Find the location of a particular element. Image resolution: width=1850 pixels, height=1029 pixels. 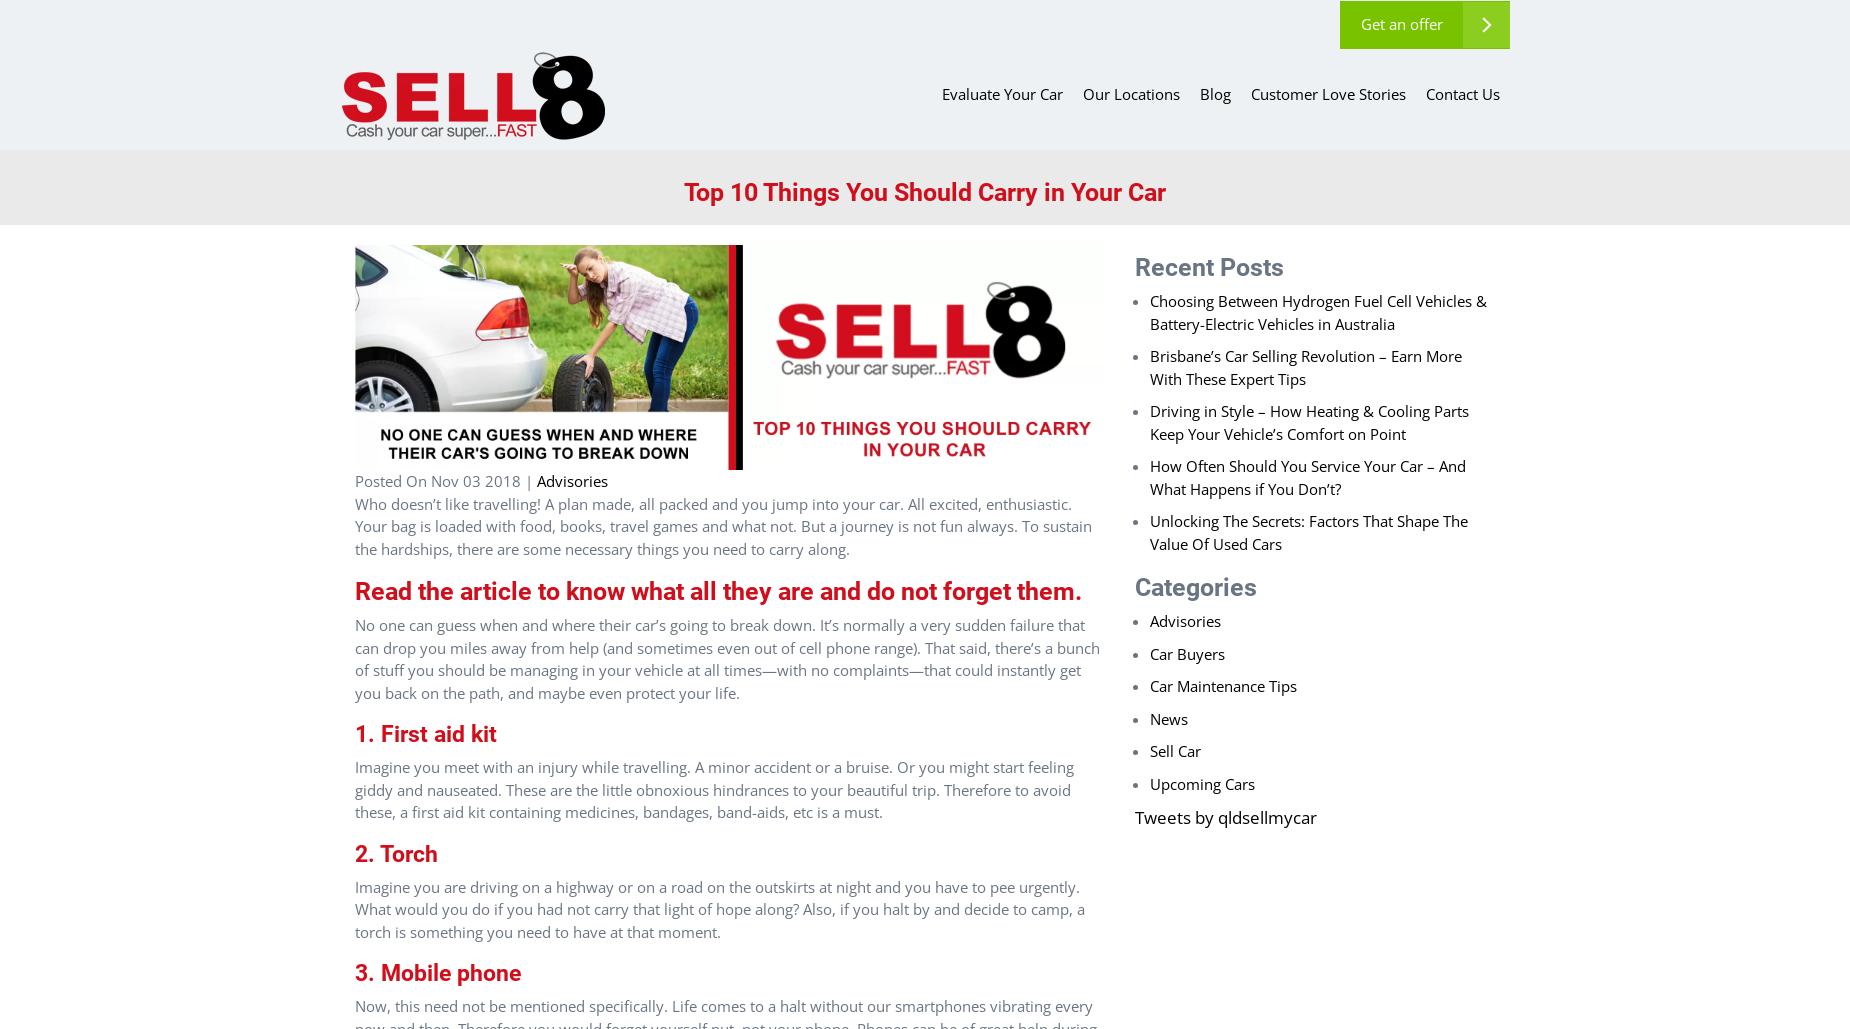

'Contact Us' is located at coordinates (1425, 92).